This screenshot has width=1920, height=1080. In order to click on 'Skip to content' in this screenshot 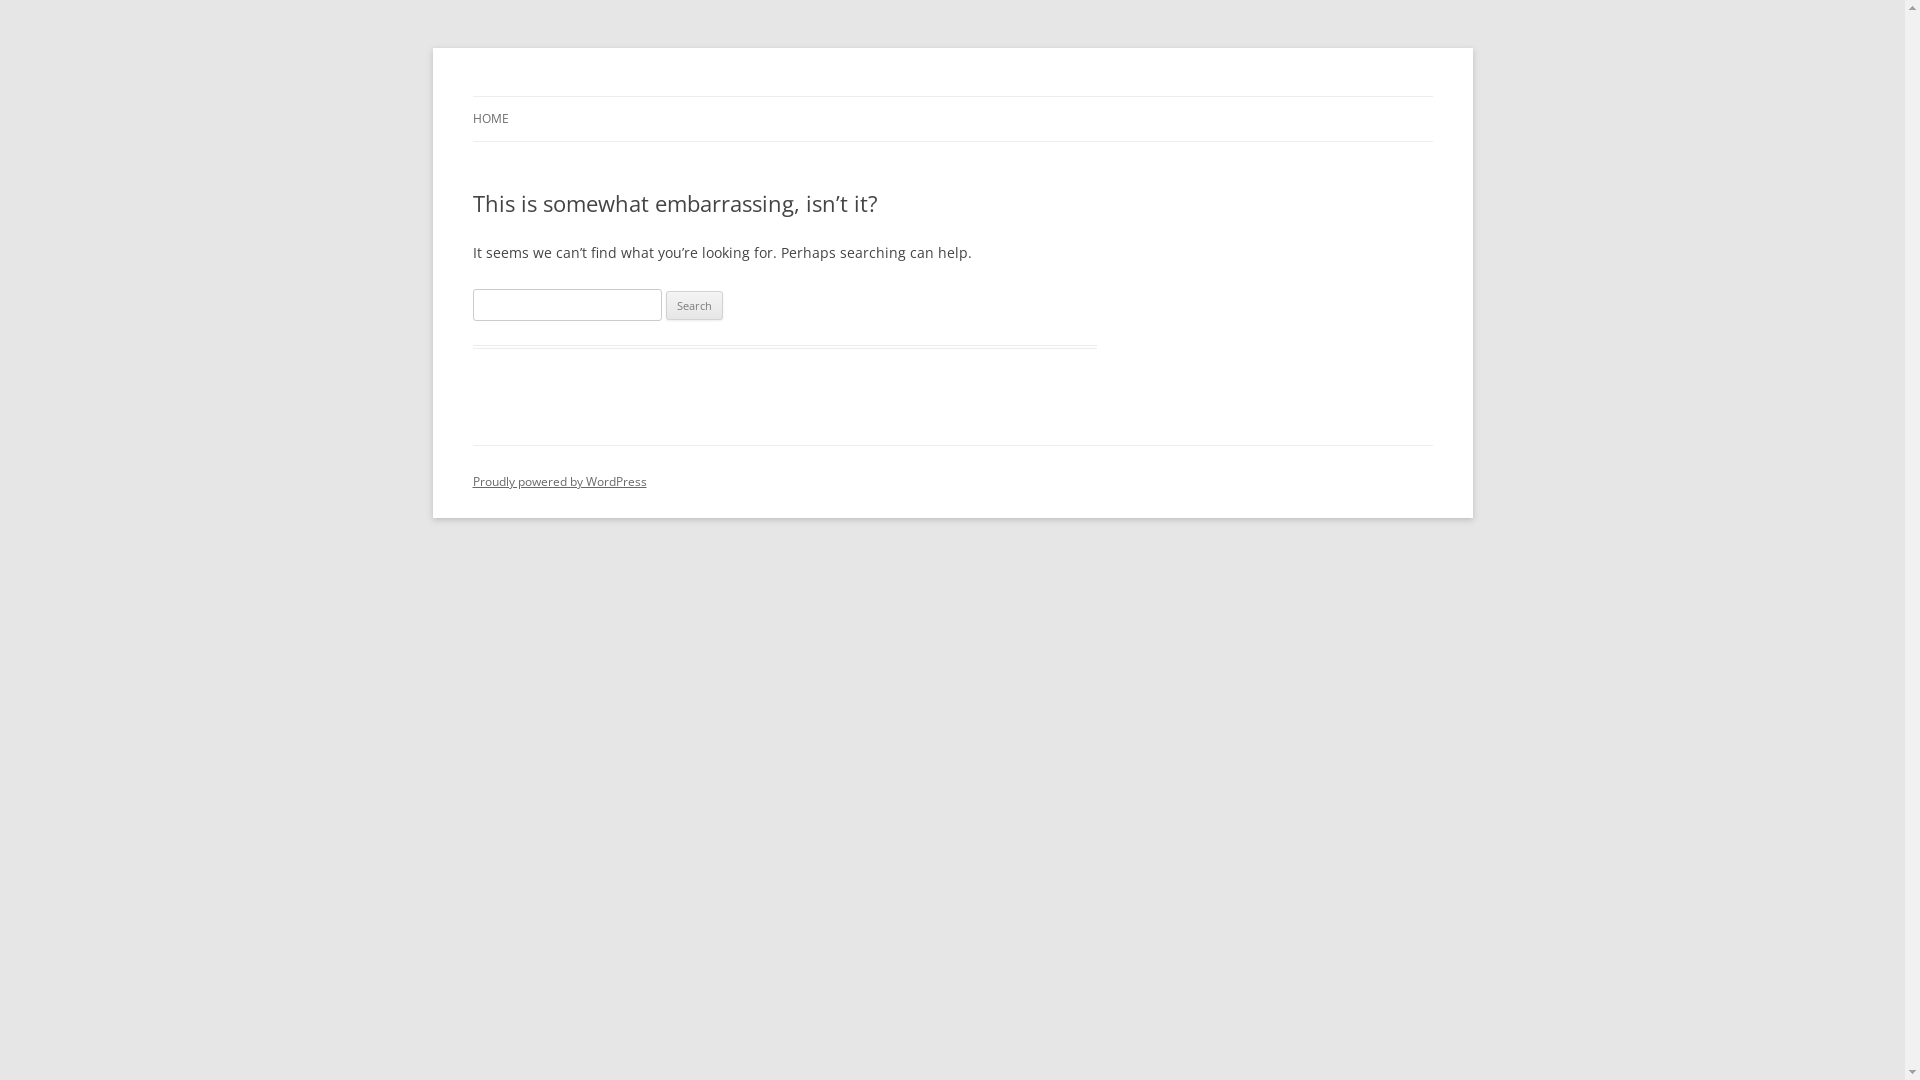, I will do `click(950, 96)`.